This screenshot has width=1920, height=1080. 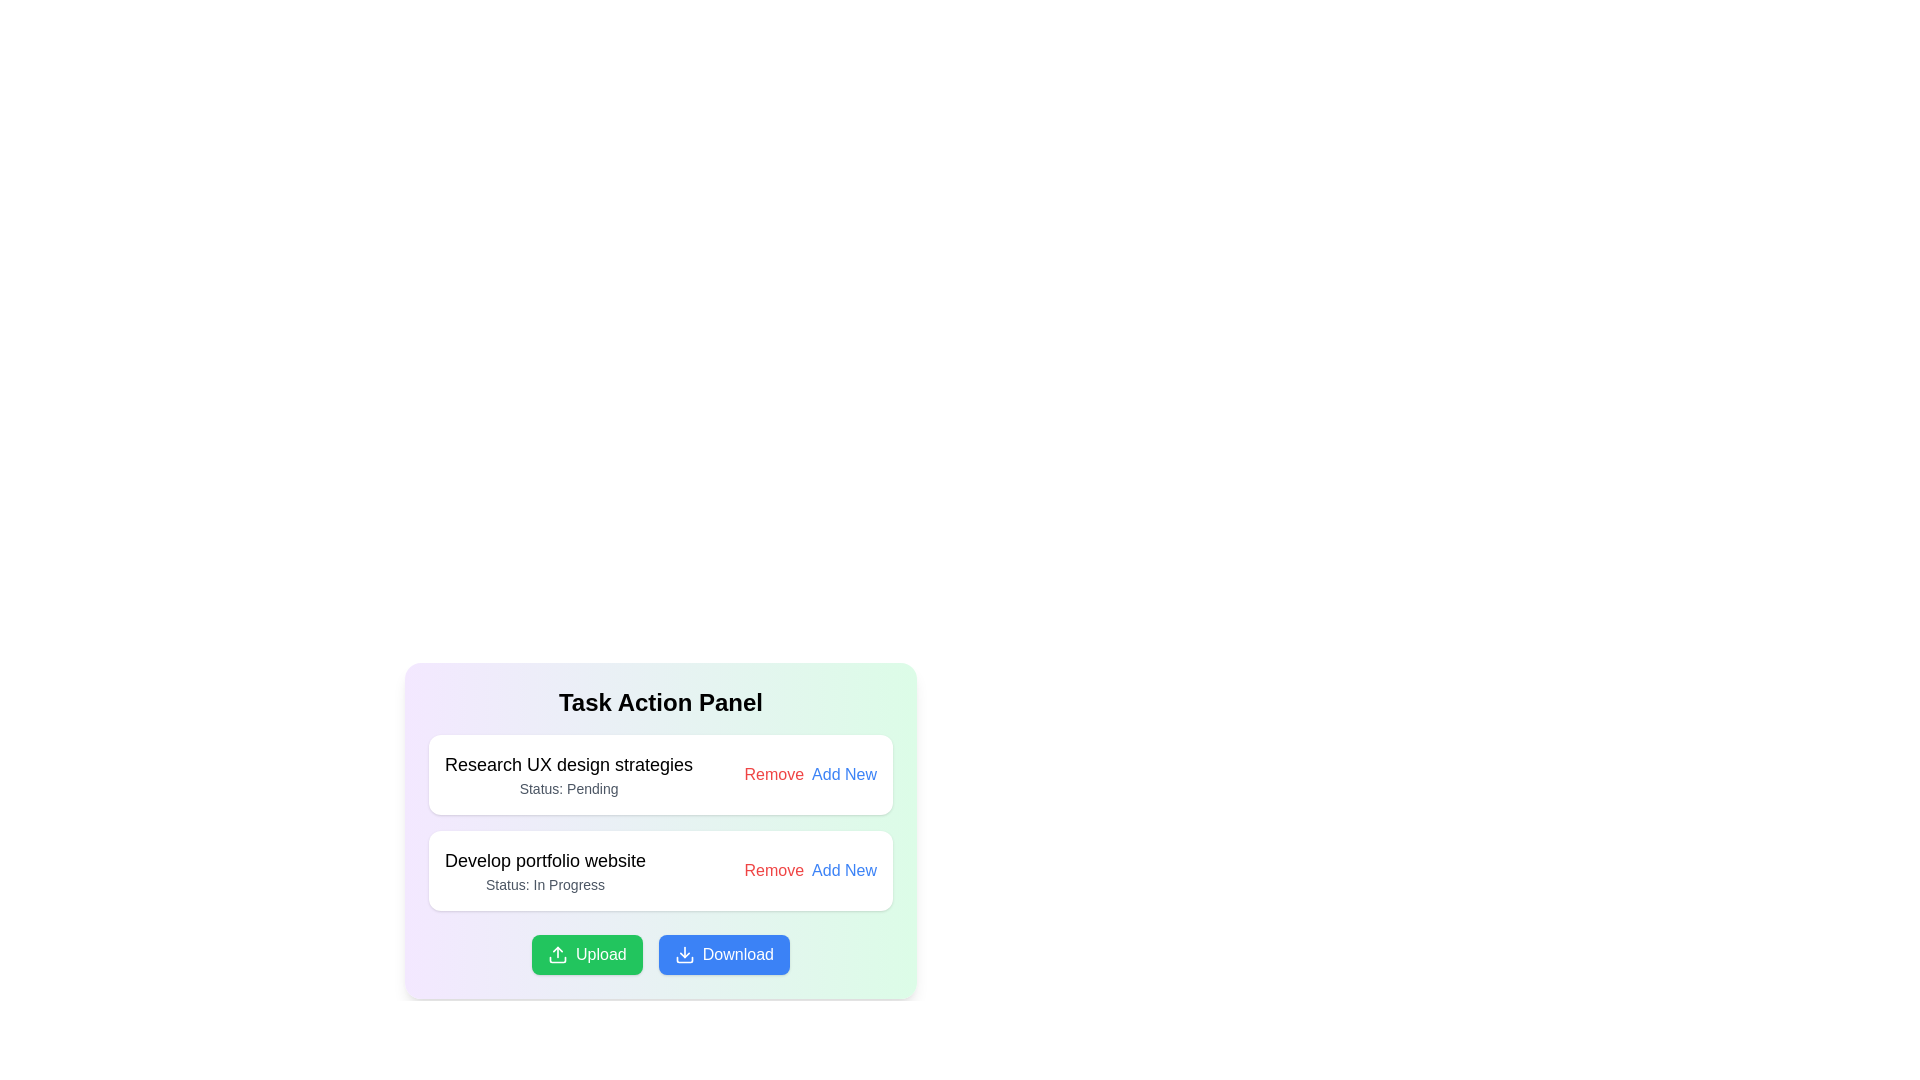 What do you see at coordinates (661, 954) in the screenshot?
I see `the 'Download' button, which is part of a composite element consisting of two buttons labeled 'Upload' and 'Download', with the 'Download' button having a blue background and a downward arrow icon` at bounding box center [661, 954].